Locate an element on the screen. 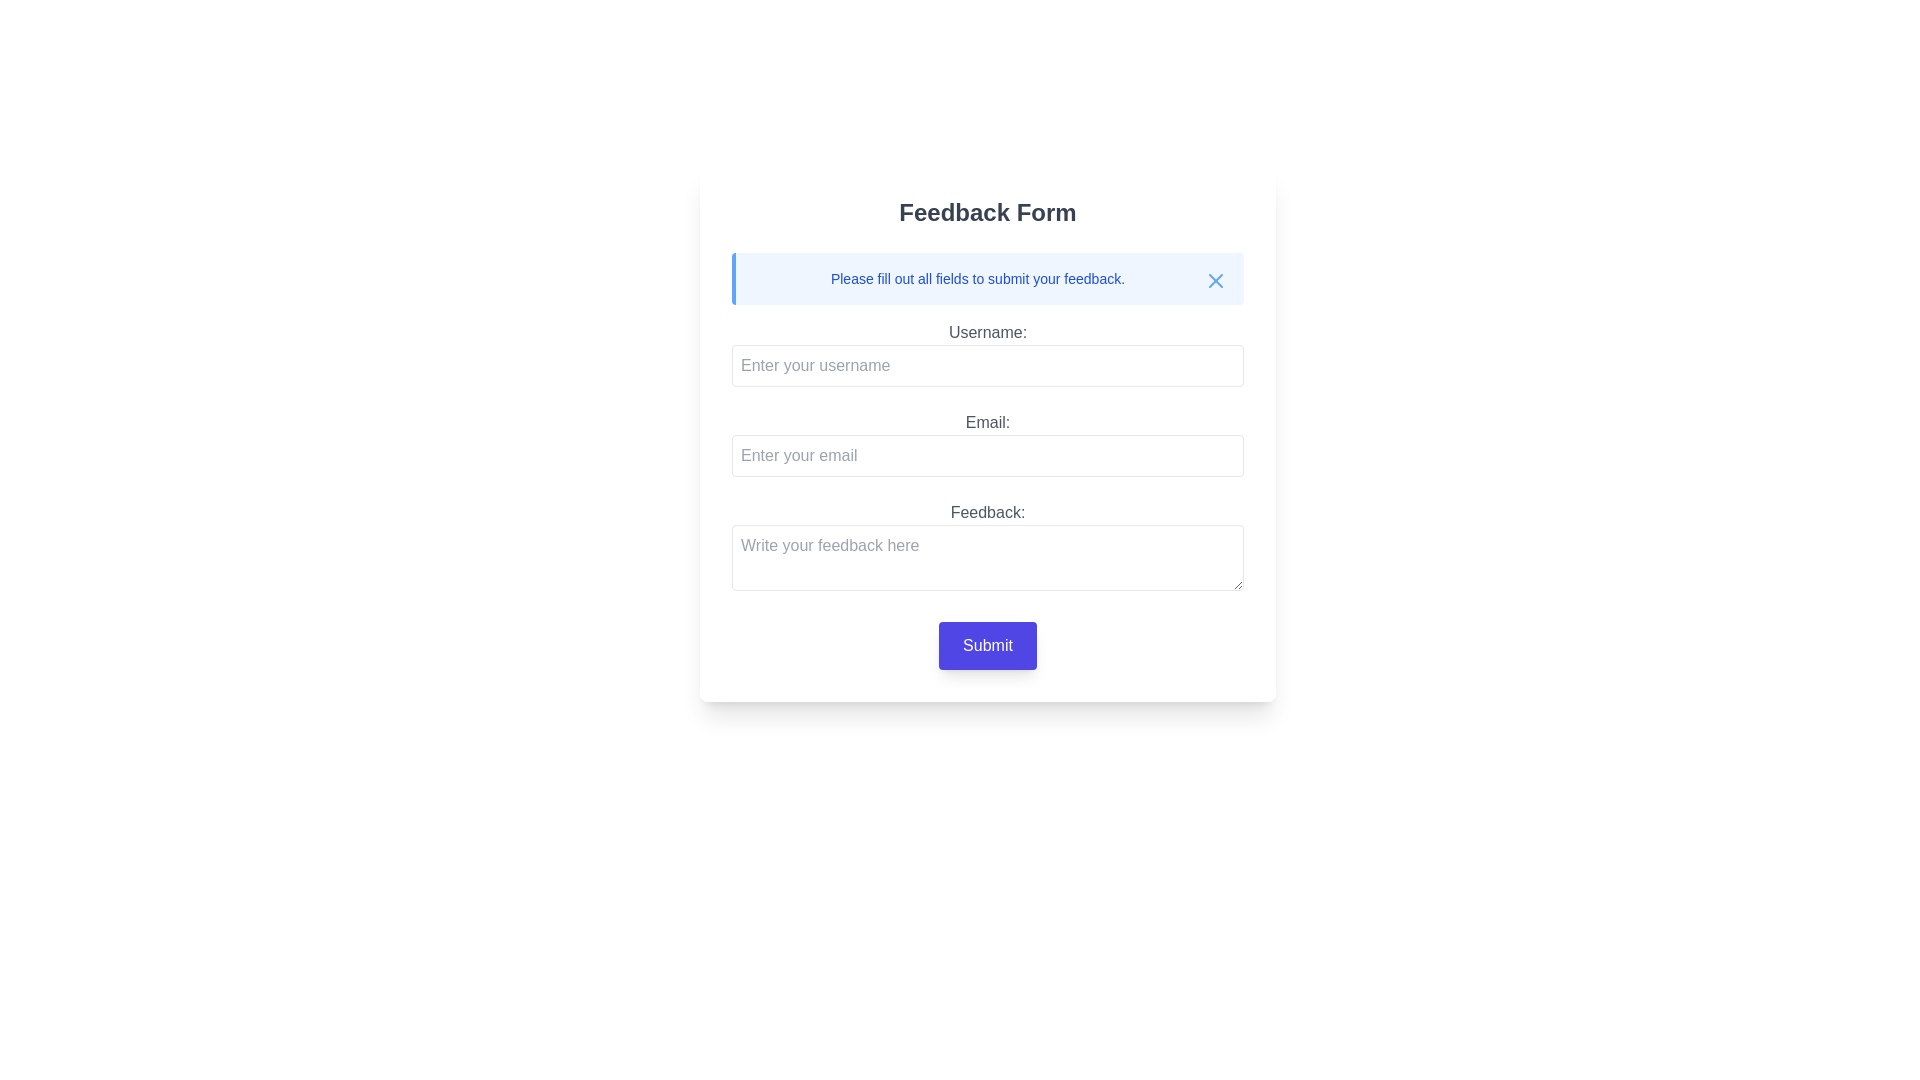 The image size is (1920, 1080). the small blue diagonal cross (X) icon located in the upper-right corner of the light blue notification area labeled 'Please fill out all fields is located at coordinates (1214, 281).